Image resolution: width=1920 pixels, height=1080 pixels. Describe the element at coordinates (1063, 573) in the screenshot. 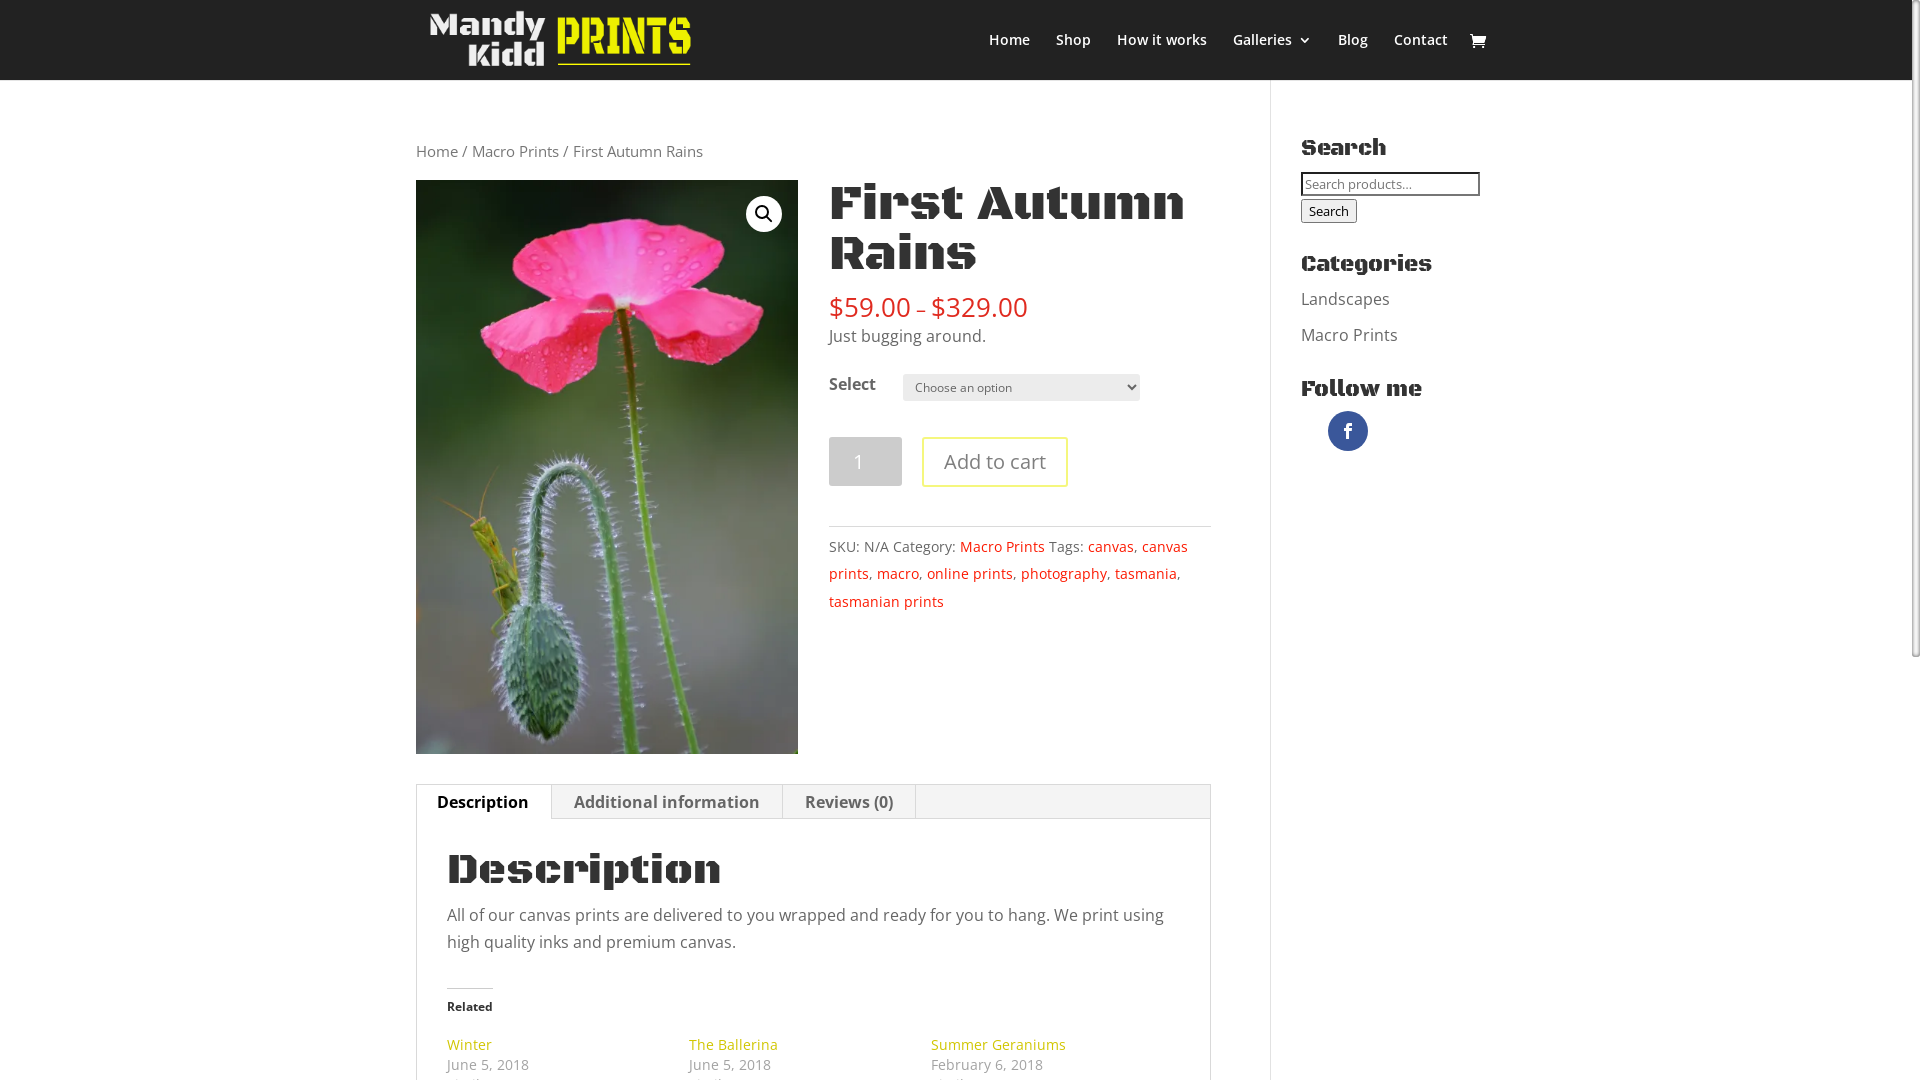

I see `'photography'` at that location.